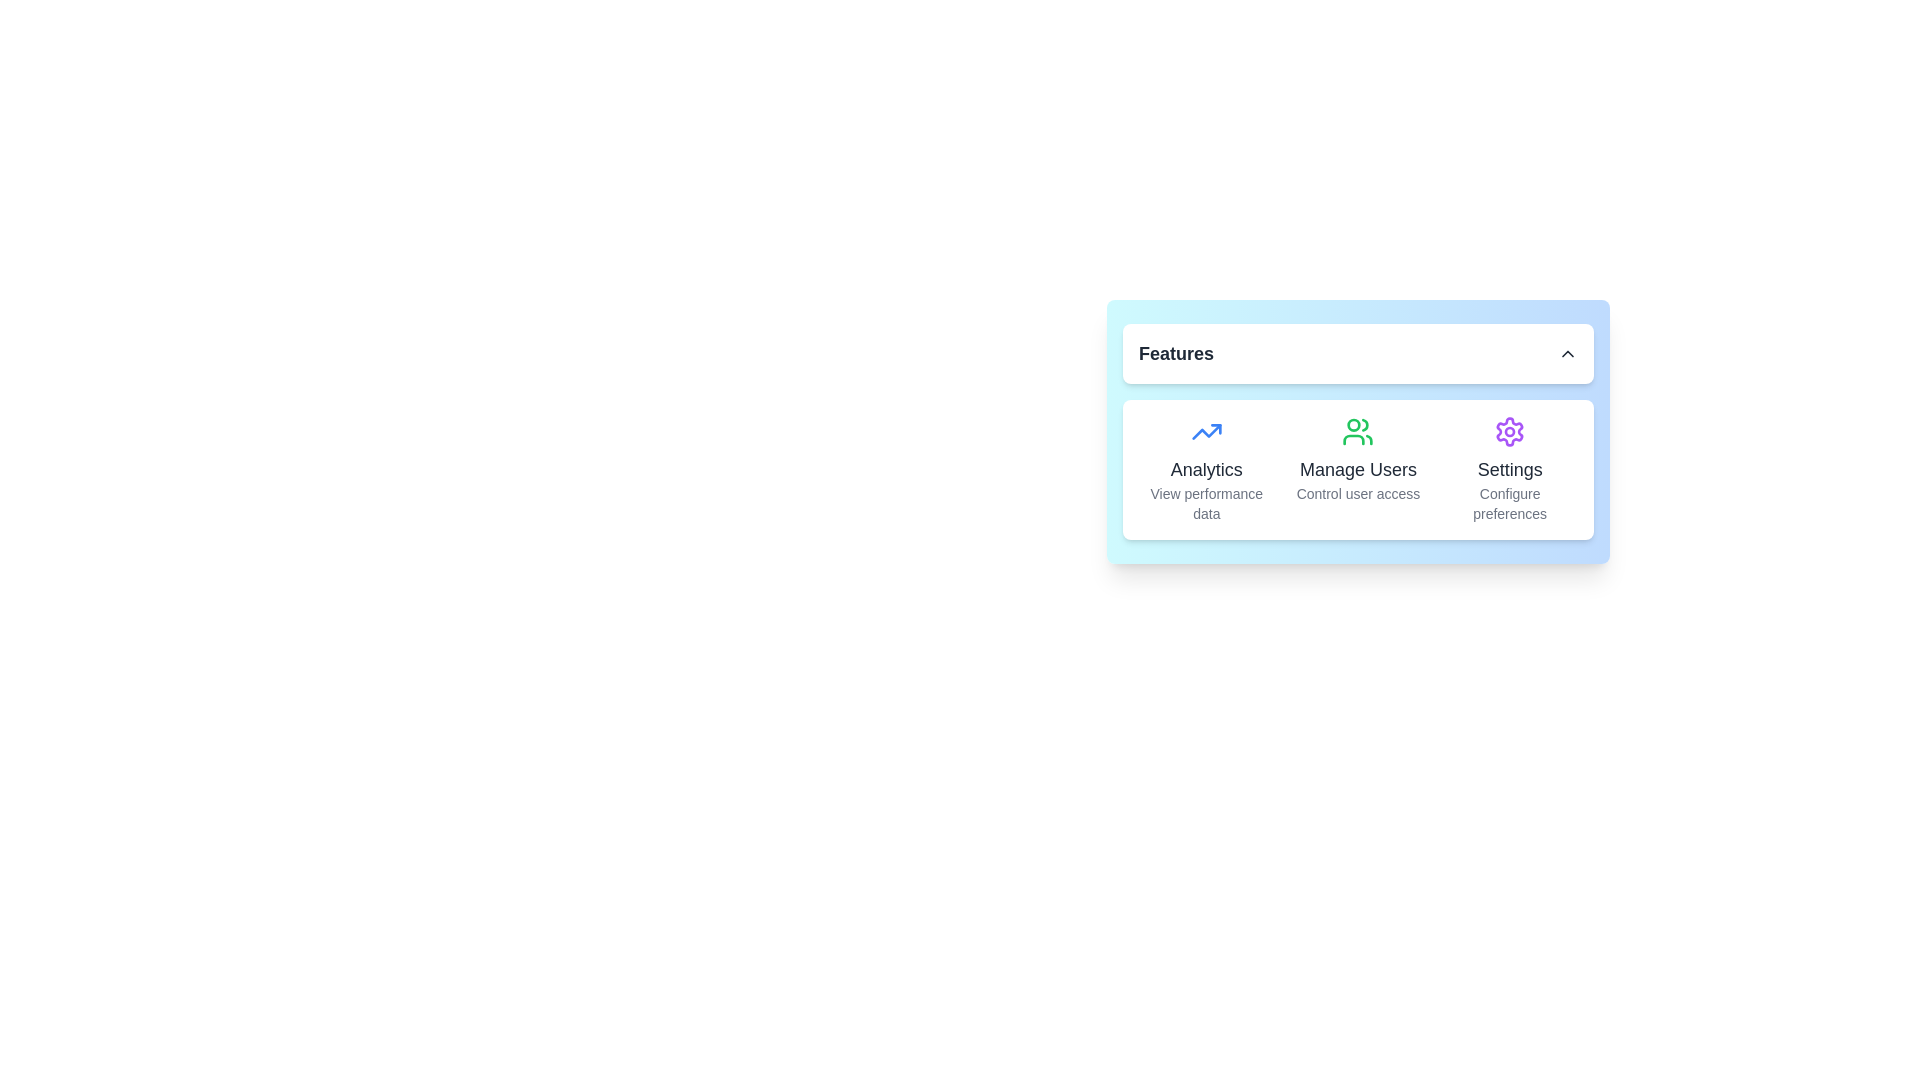 The image size is (1920, 1080). I want to click on the upward-trending blue arrow icon representing analytics, located above the 'Analytics View performance data' section, so click(1205, 431).